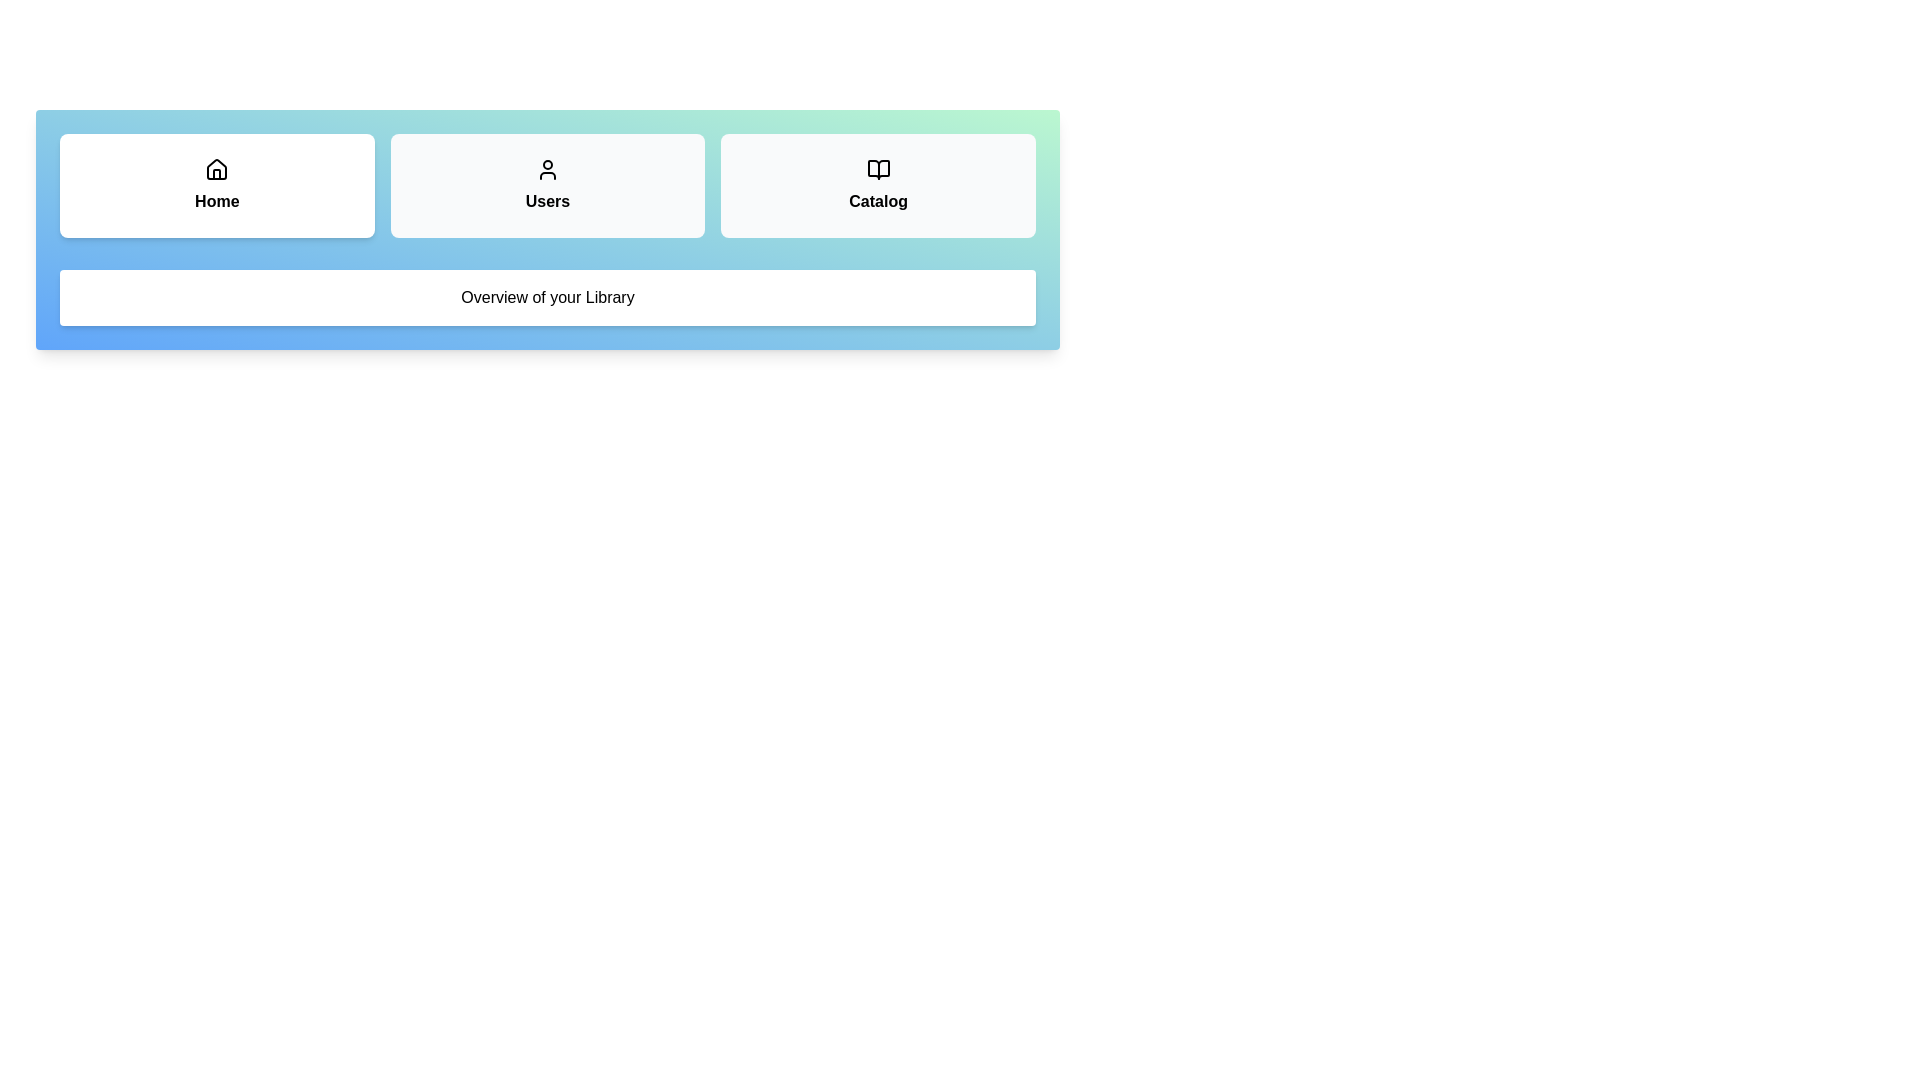 This screenshot has width=1920, height=1080. Describe the element at coordinates (547, 185) in the screenshot. I see `the tab labeled Users to observe its hover effect` at that location.